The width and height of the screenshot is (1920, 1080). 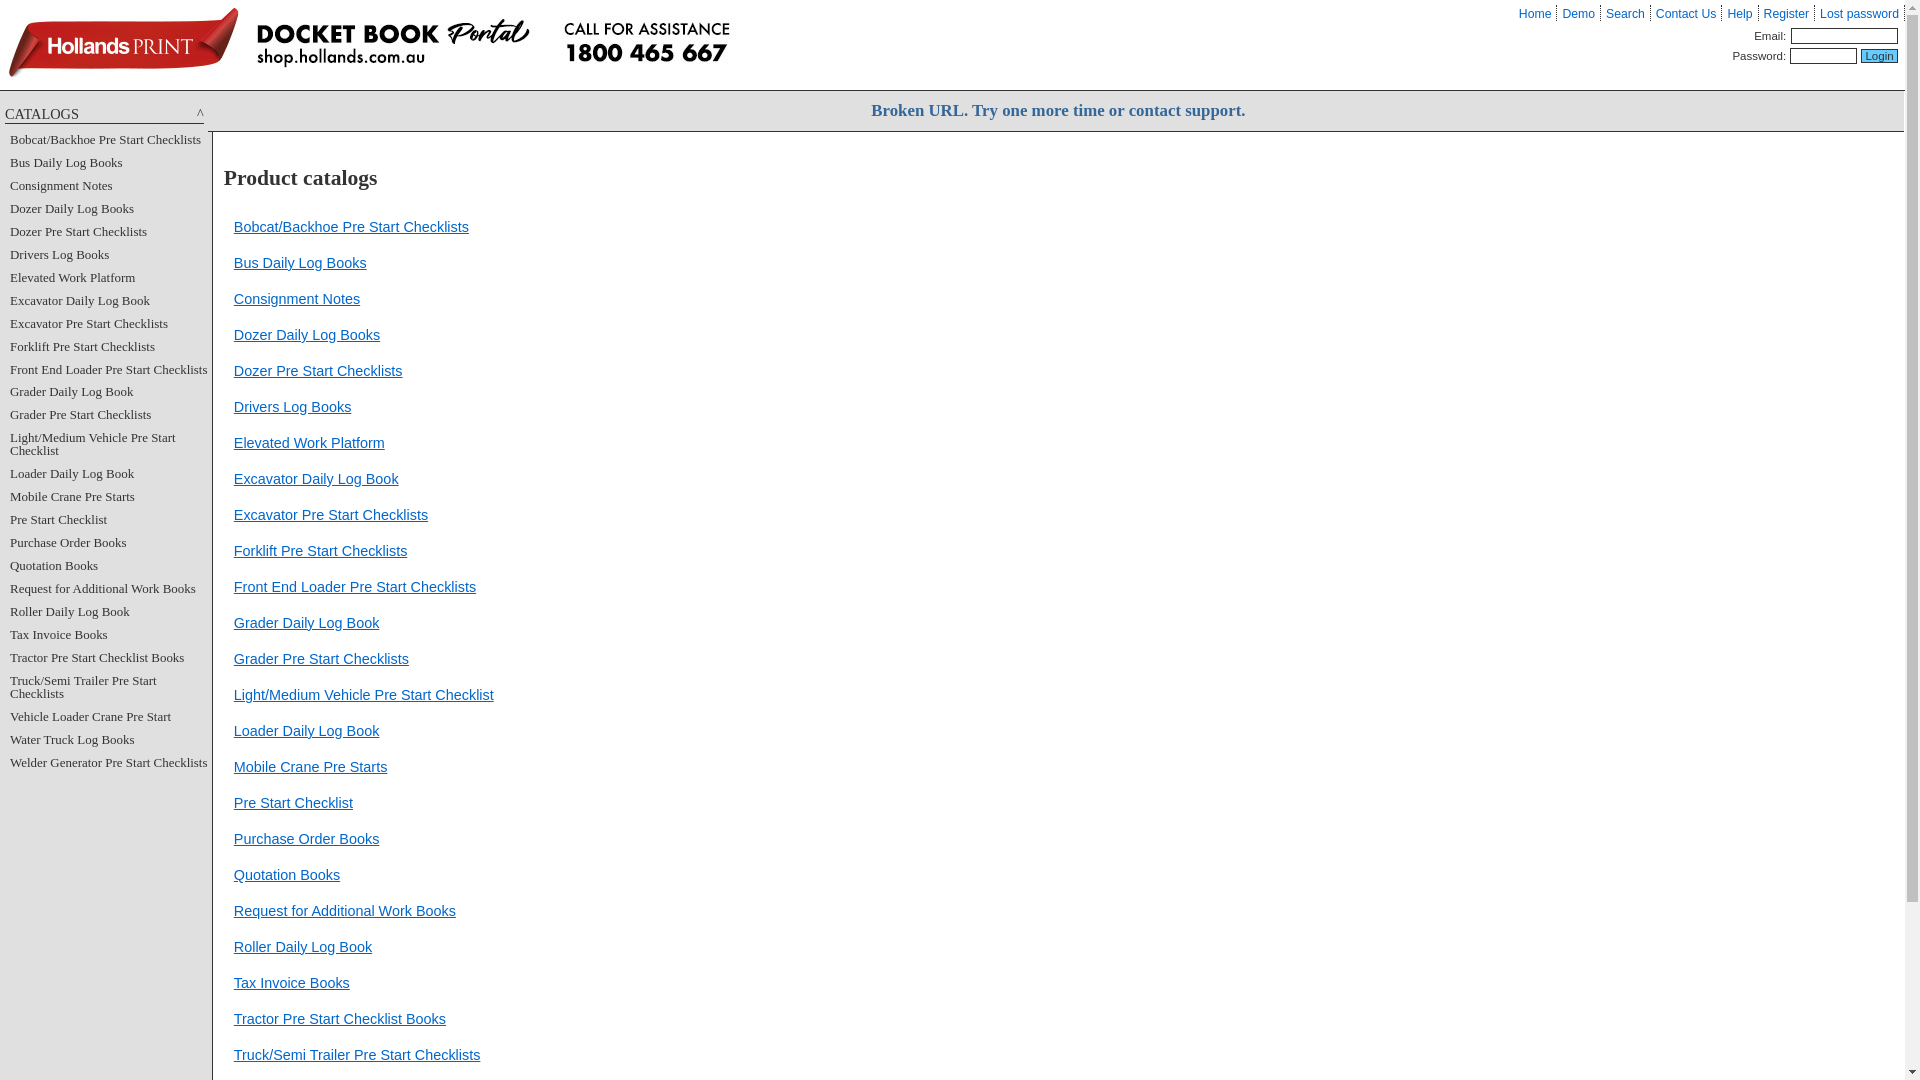 What do you see at coordinates (1878, 55) in the screenshot?
I see `'Login'` at bounding box center [1878, 55].